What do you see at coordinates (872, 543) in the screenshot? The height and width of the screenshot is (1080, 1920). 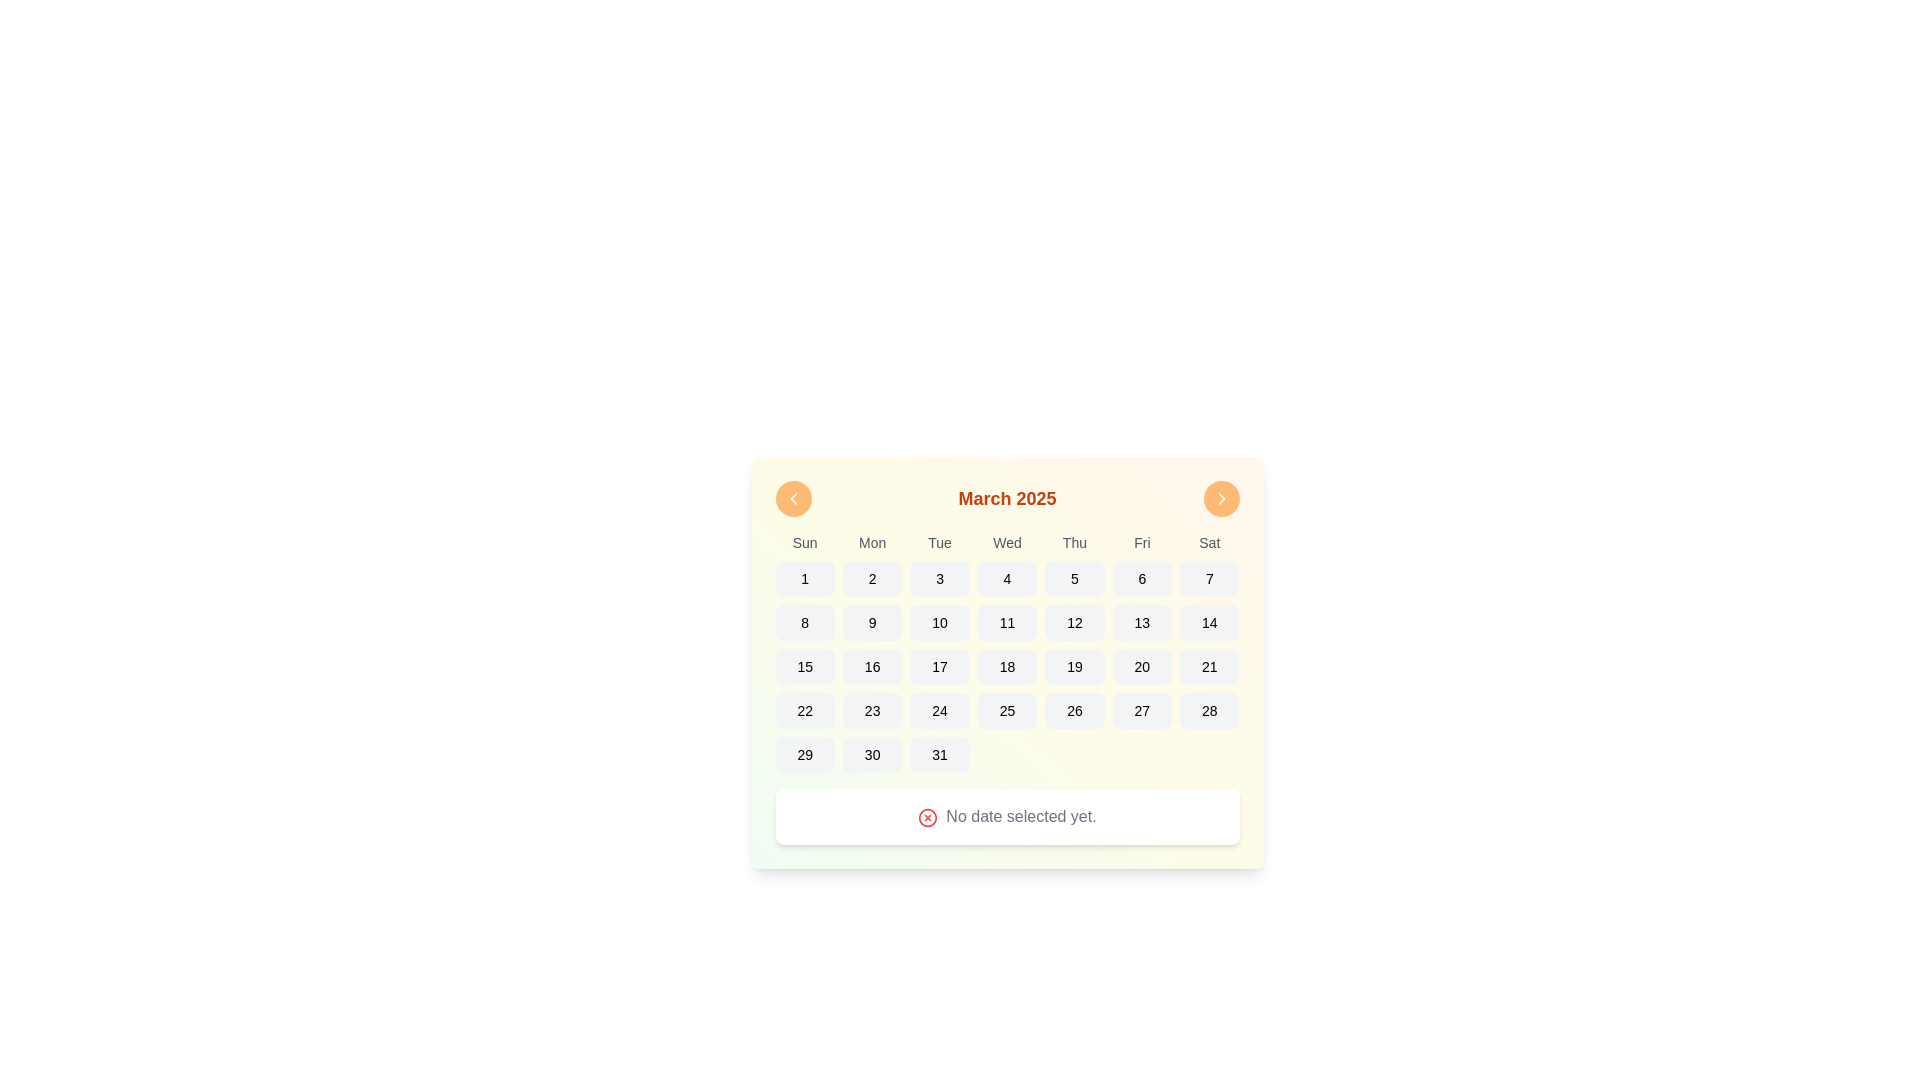 I see `the text label displaying 'Mon' in the second column of the first row of the calendar header` at bounding box center [872, 543].